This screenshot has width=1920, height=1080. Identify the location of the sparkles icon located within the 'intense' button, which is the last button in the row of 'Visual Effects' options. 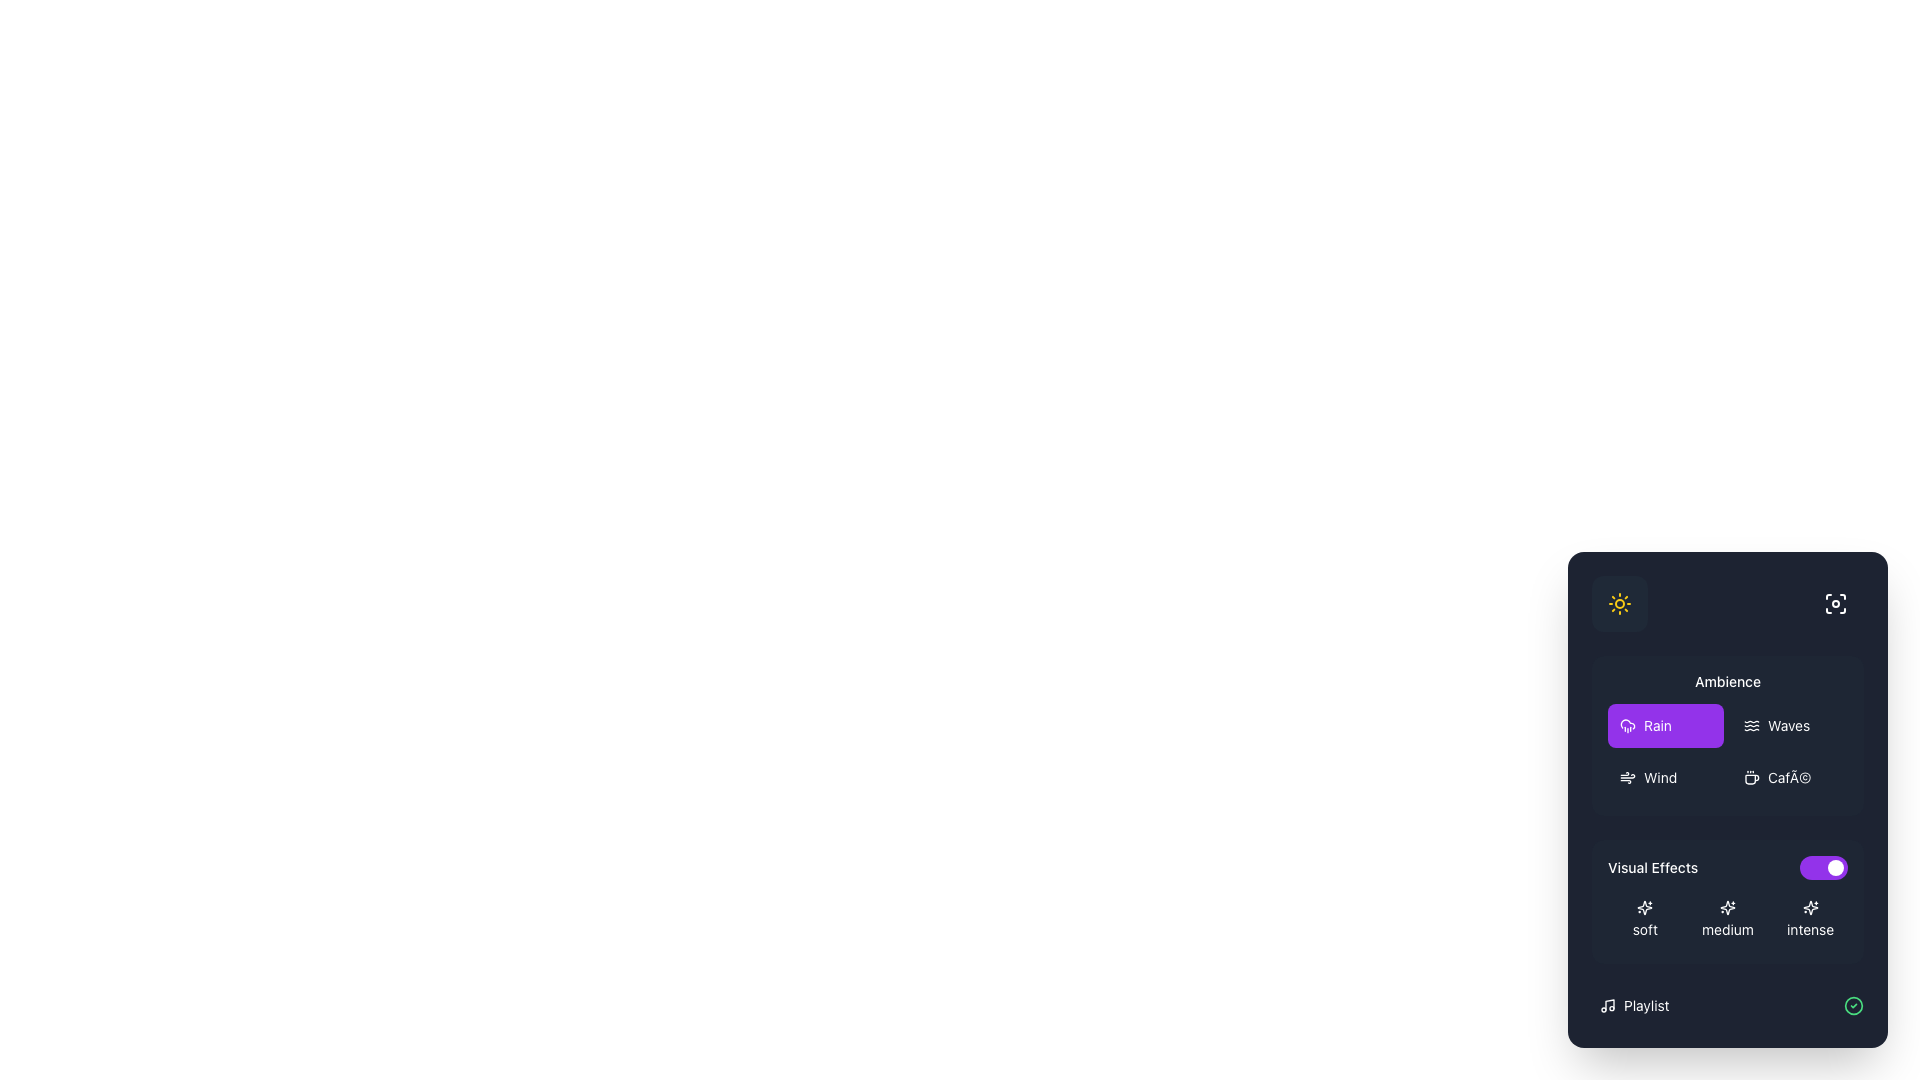
(1810, 907).